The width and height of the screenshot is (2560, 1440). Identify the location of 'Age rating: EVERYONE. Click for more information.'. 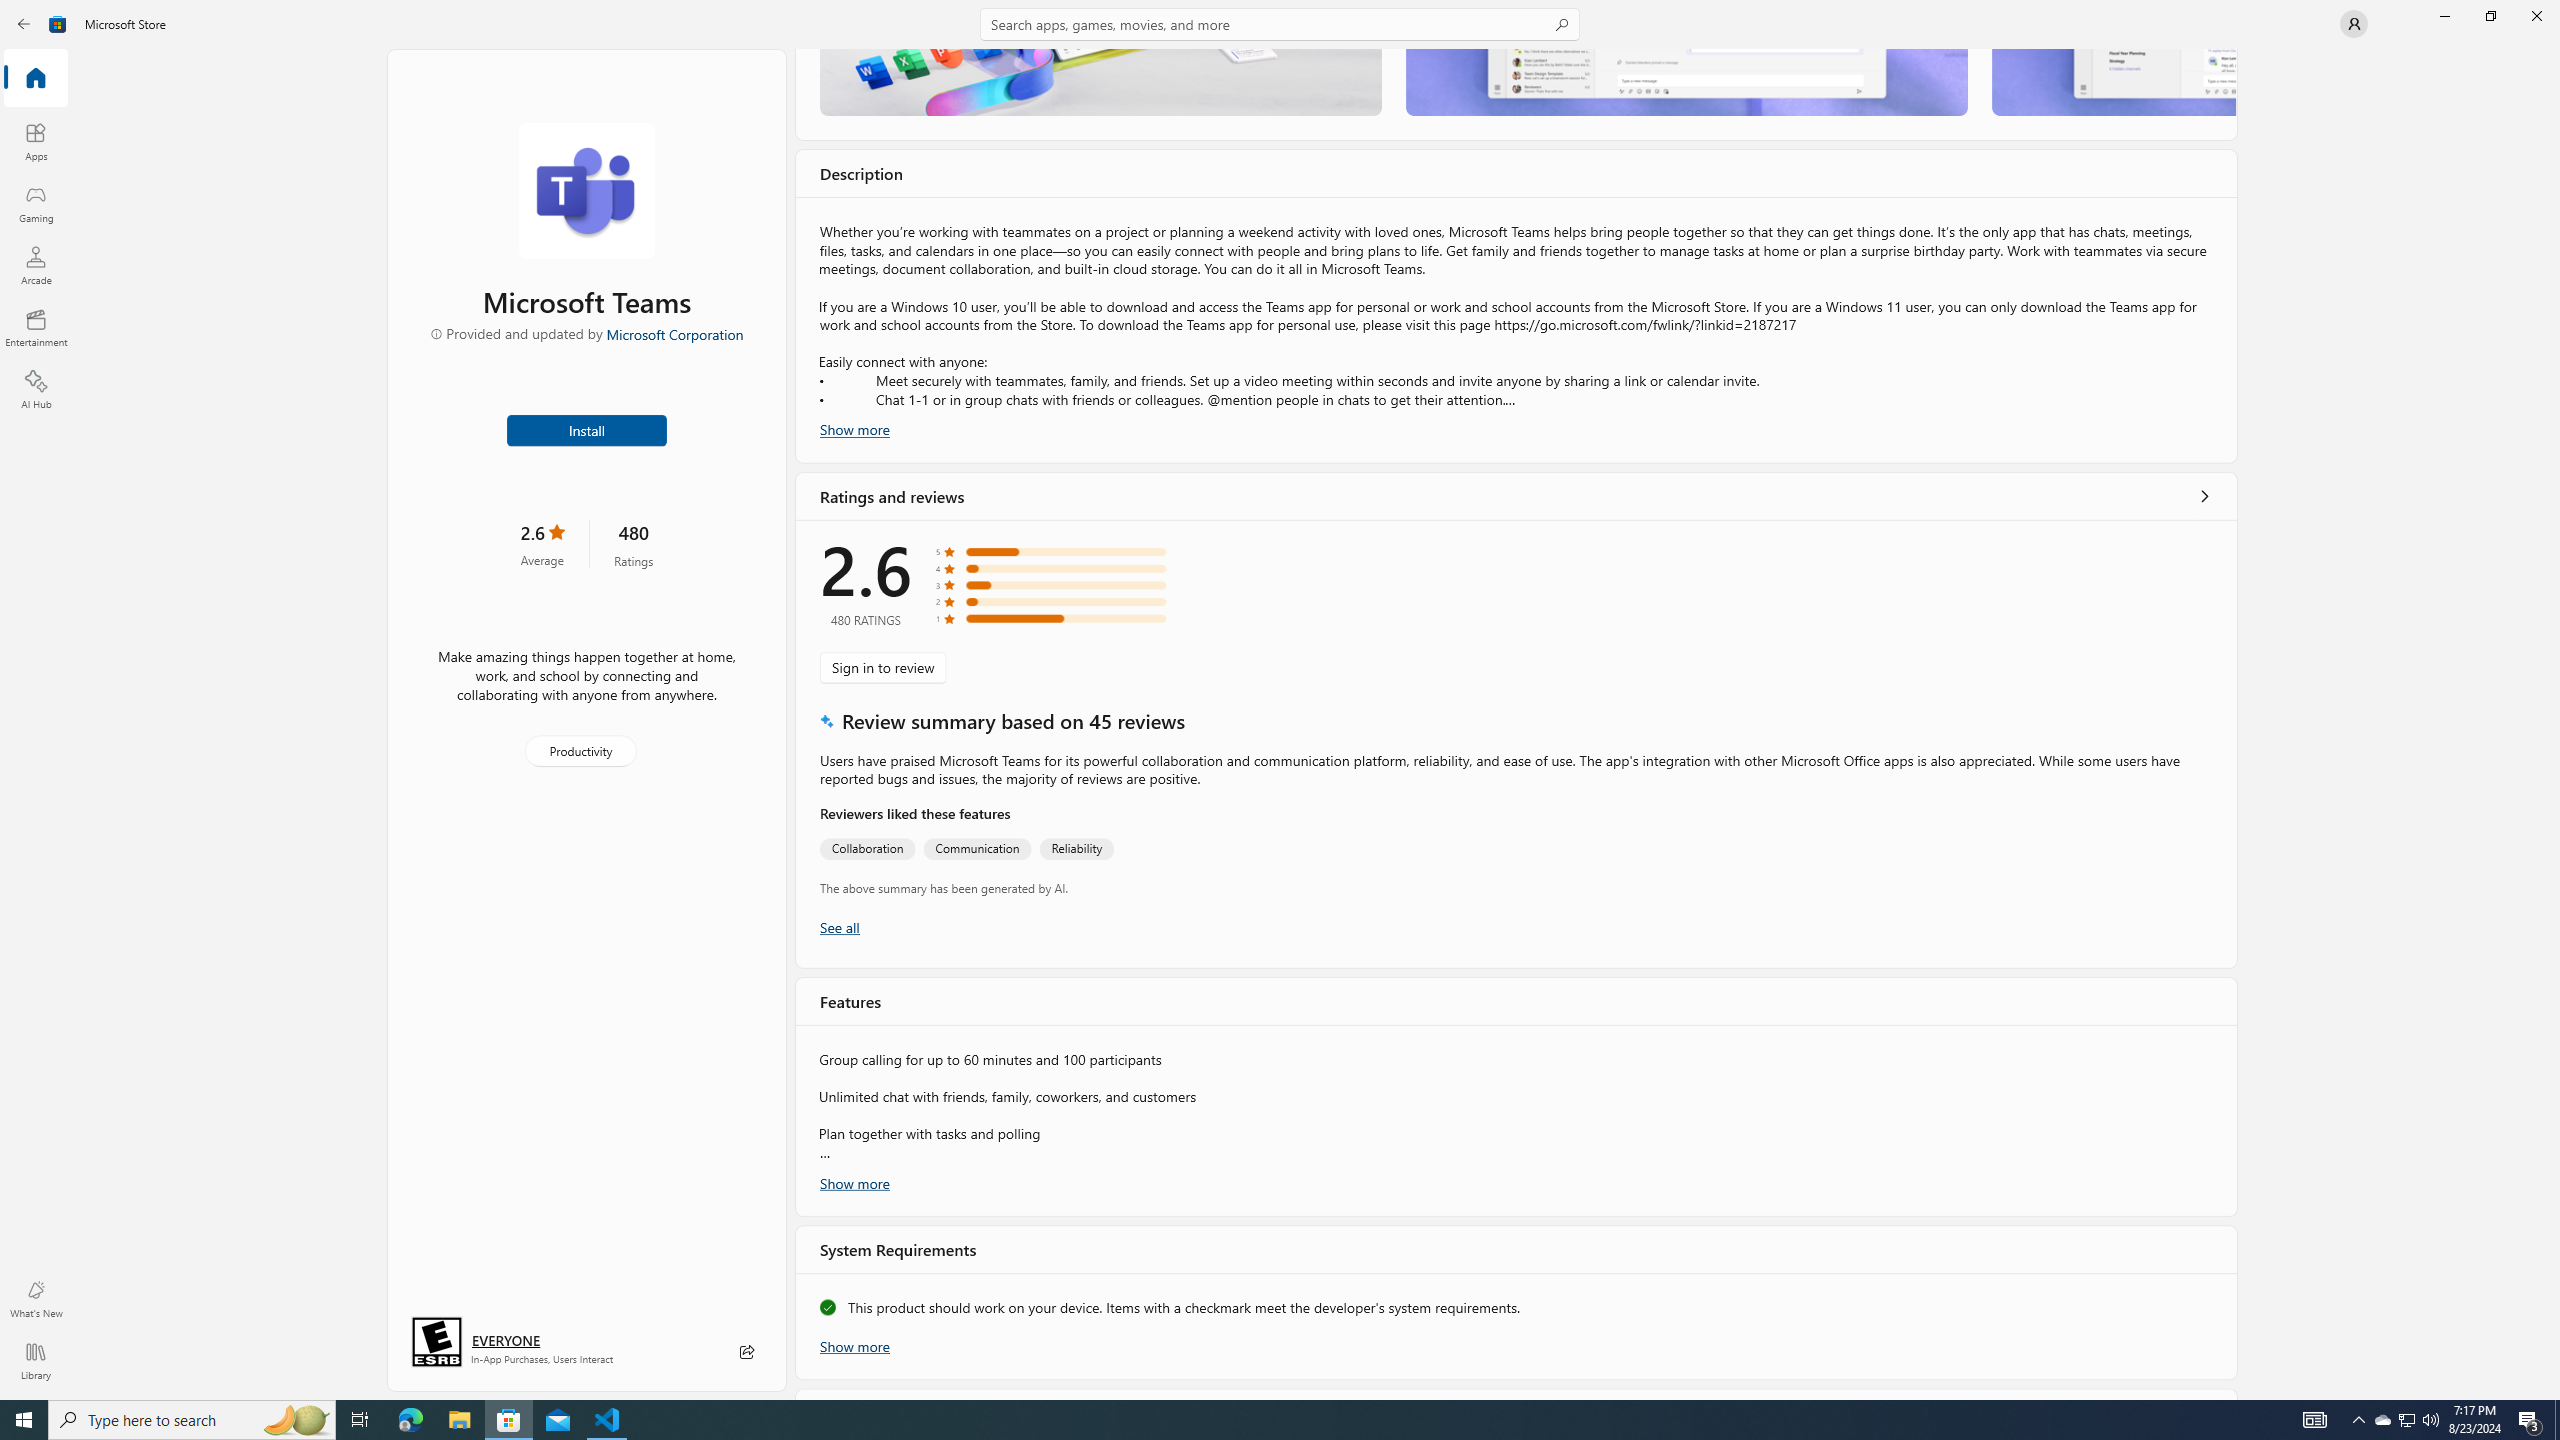
(505, 1340).